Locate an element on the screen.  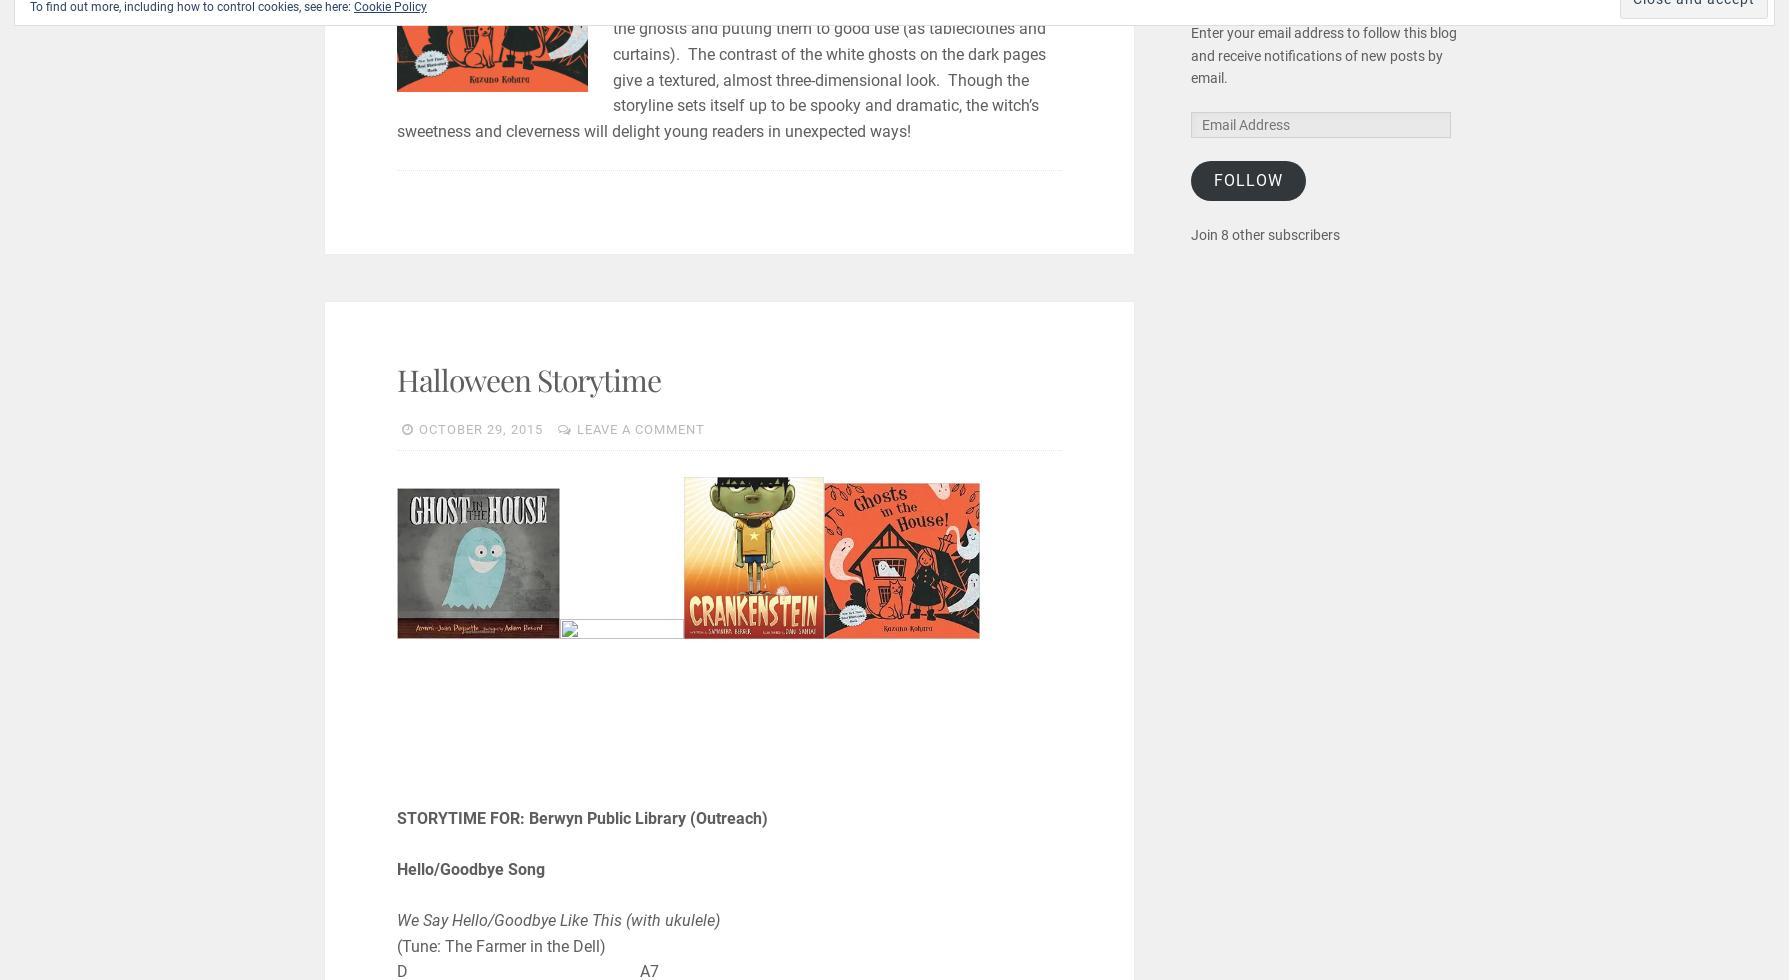
'Hello/Goodbye Song' is located at coordinates (468, 868).